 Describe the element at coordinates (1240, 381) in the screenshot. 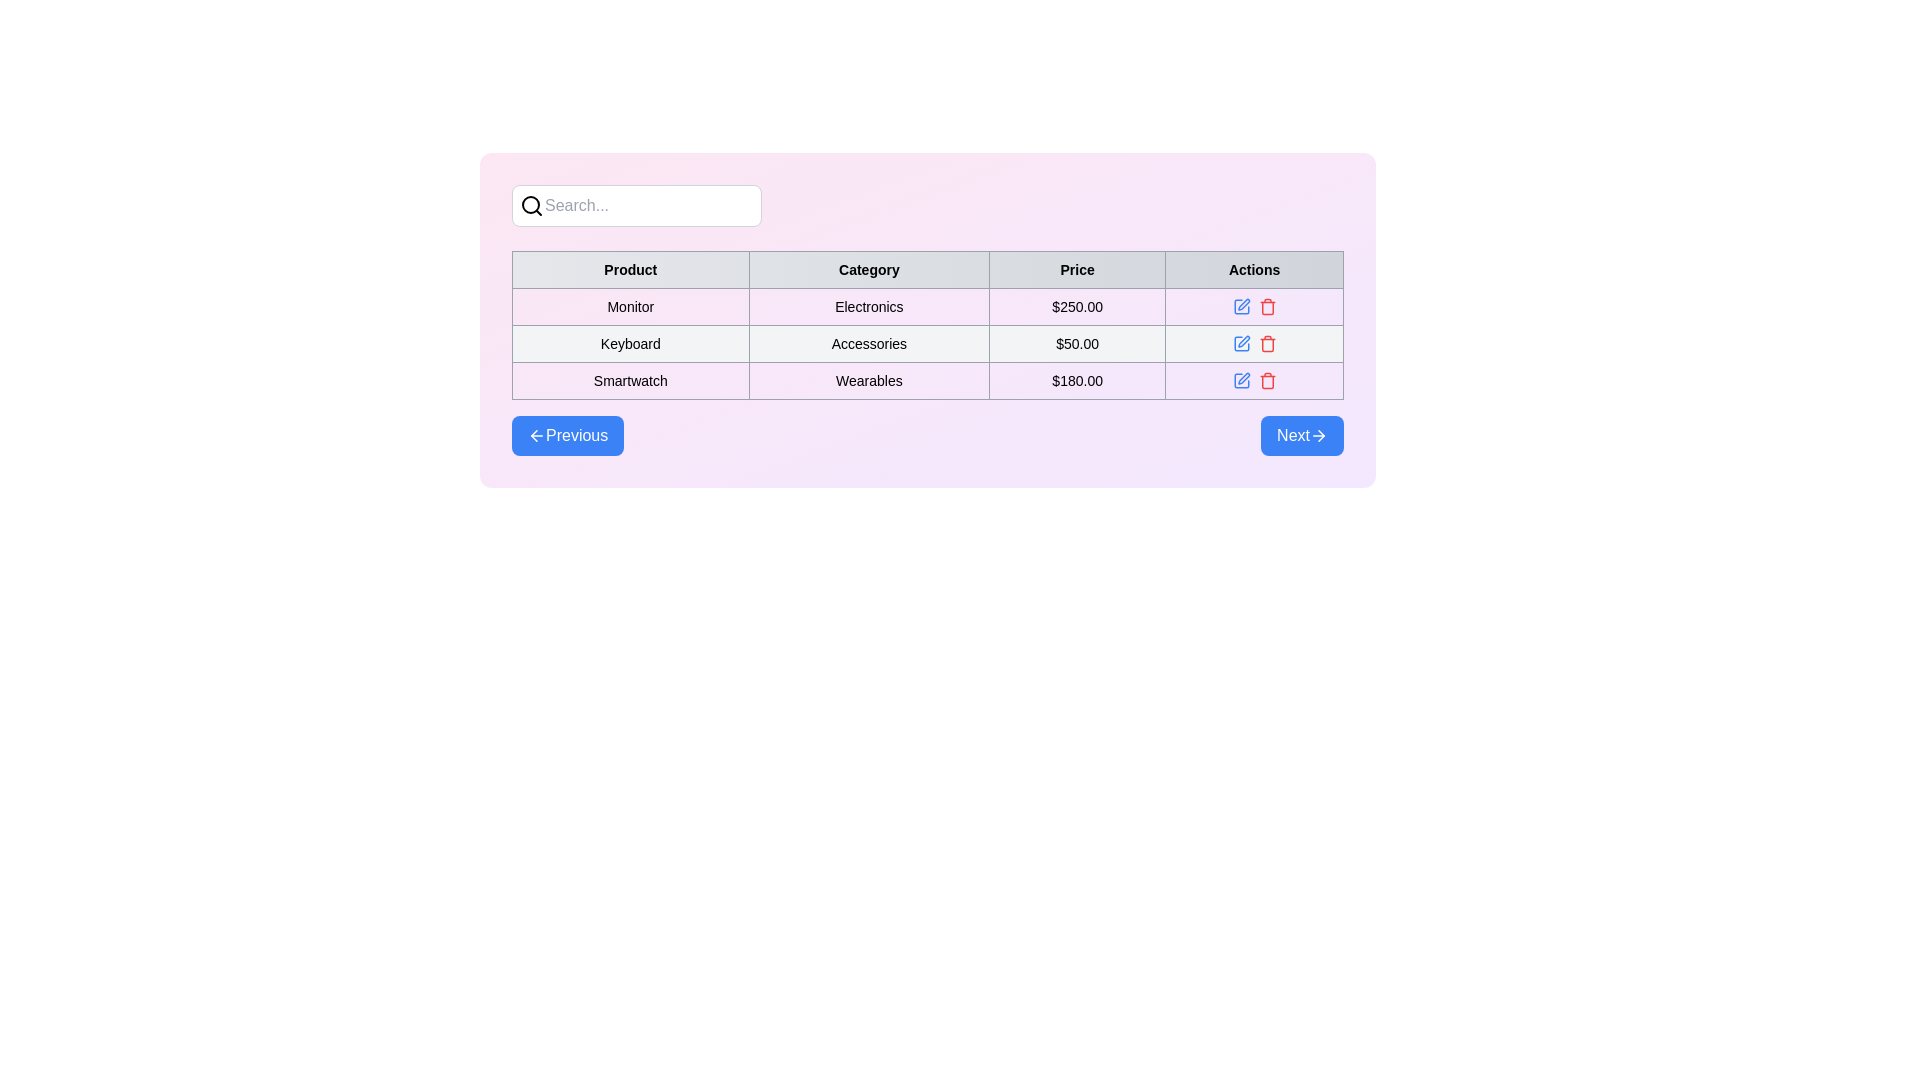

I see `the edit icon button in the third row of the table under the 'Actions' column` at that location.